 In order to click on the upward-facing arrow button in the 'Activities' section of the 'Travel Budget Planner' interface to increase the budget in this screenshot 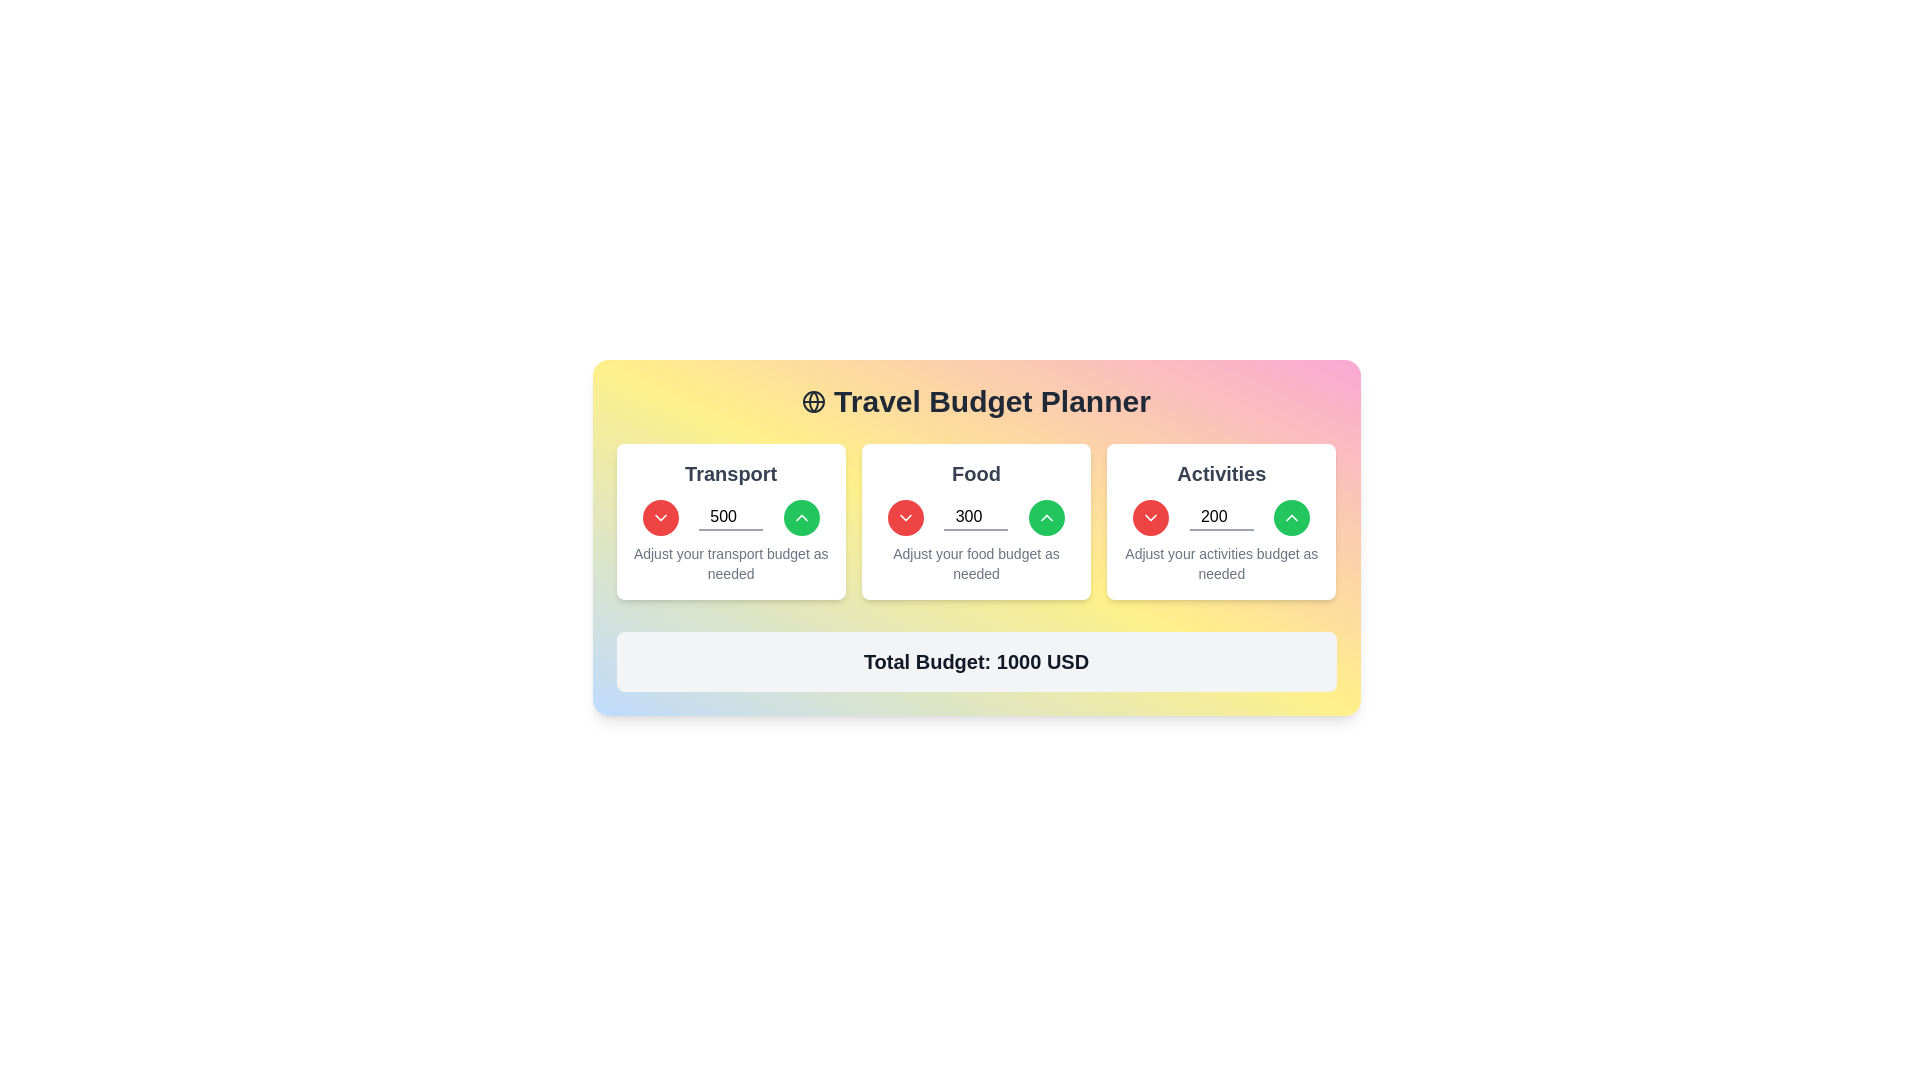, I will do `click(1292, 516)`.